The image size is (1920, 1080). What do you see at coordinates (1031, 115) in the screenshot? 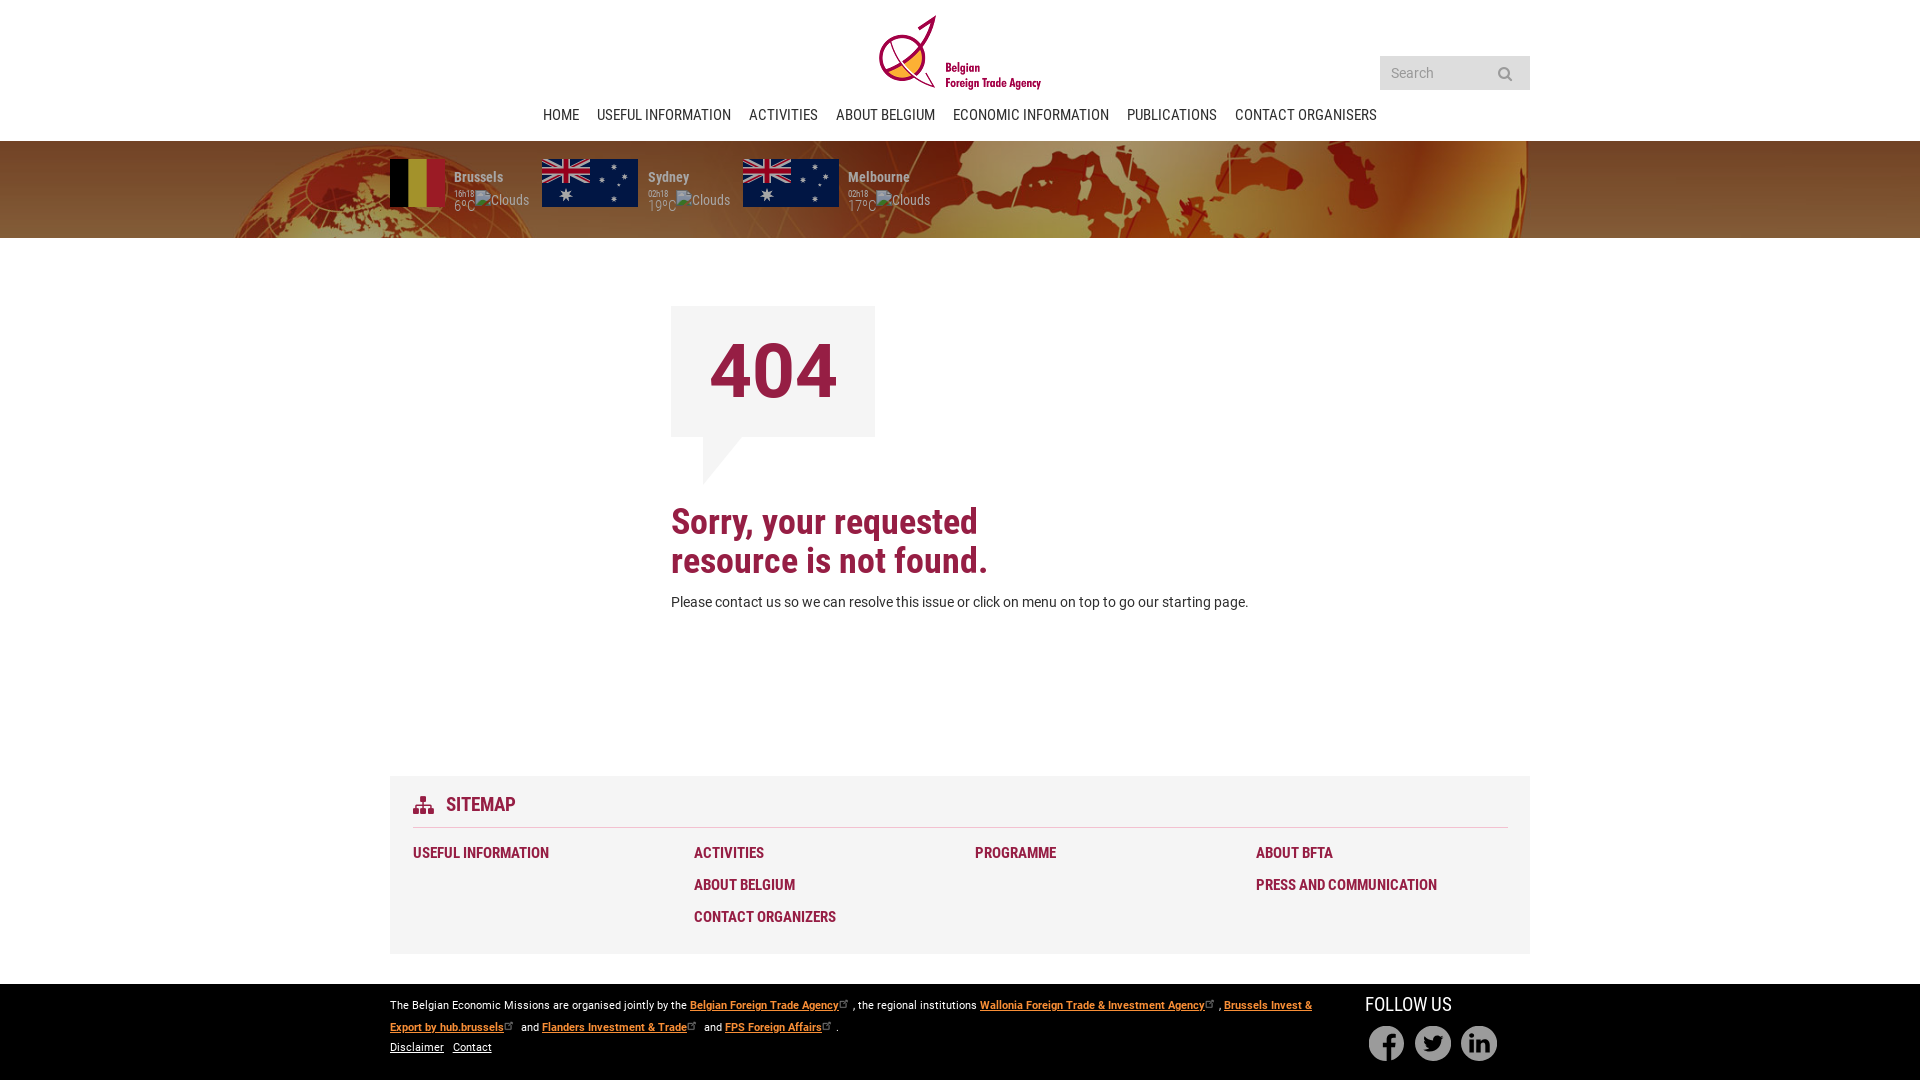
I see `'ECONOMIC INFORMATION'` at bounding box center [1031, 115].